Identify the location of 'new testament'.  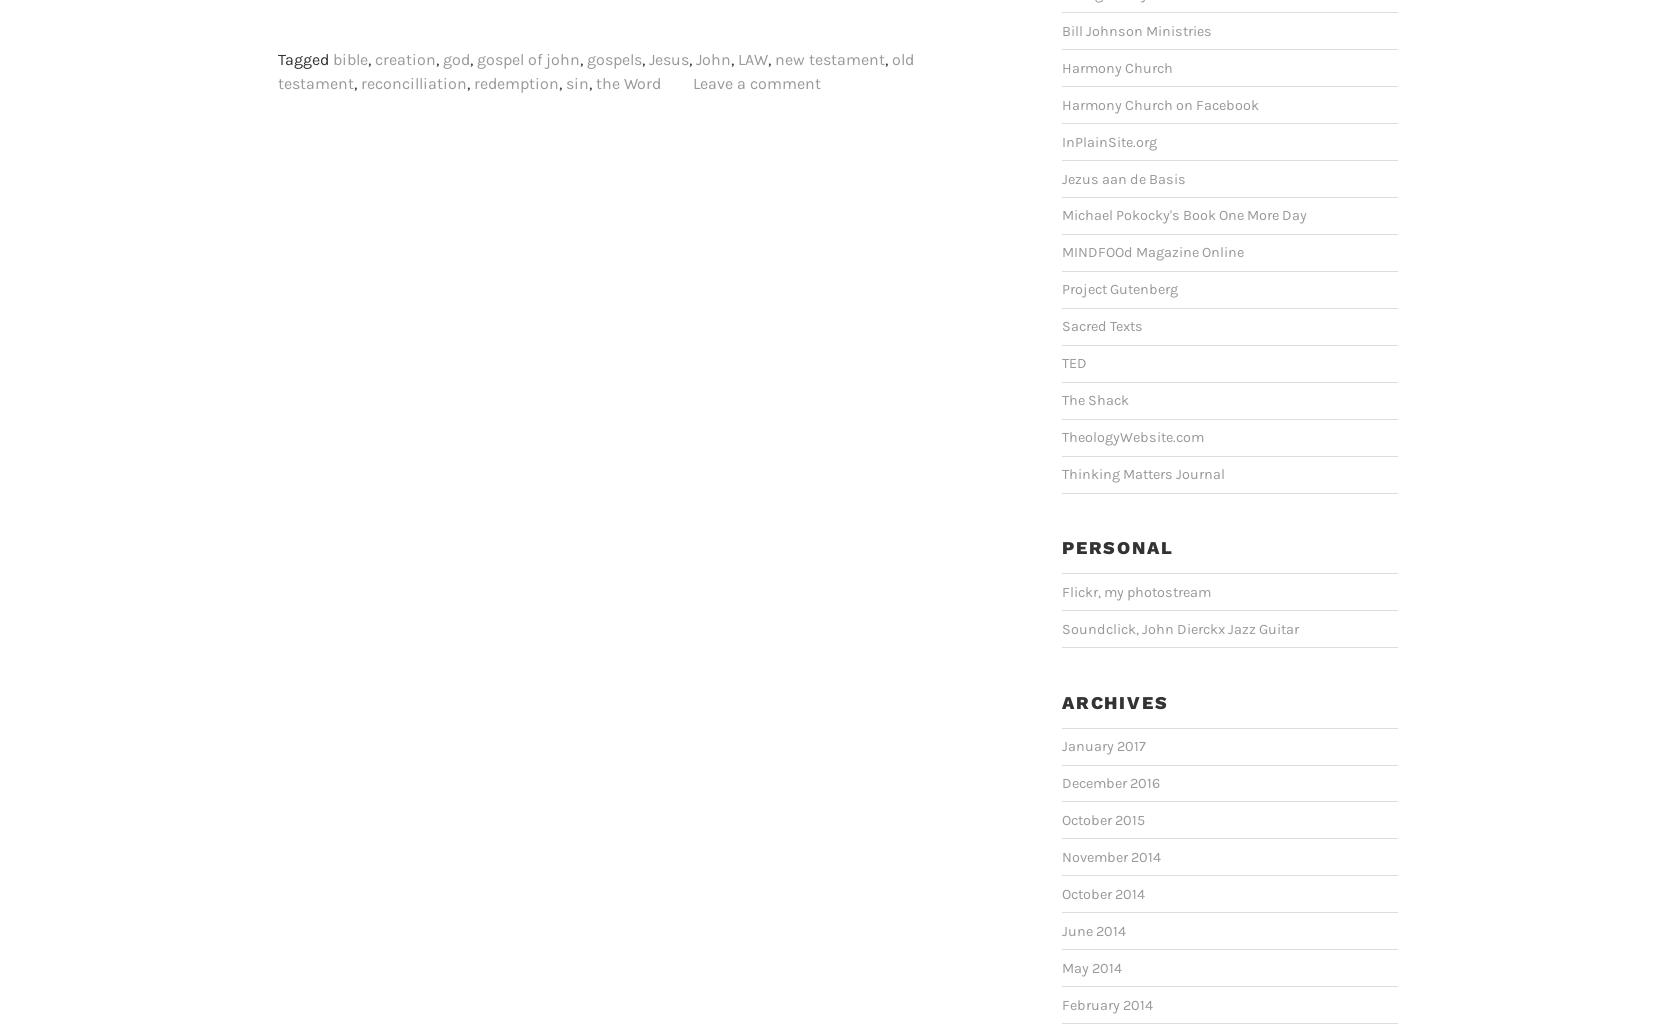
(828, 58).